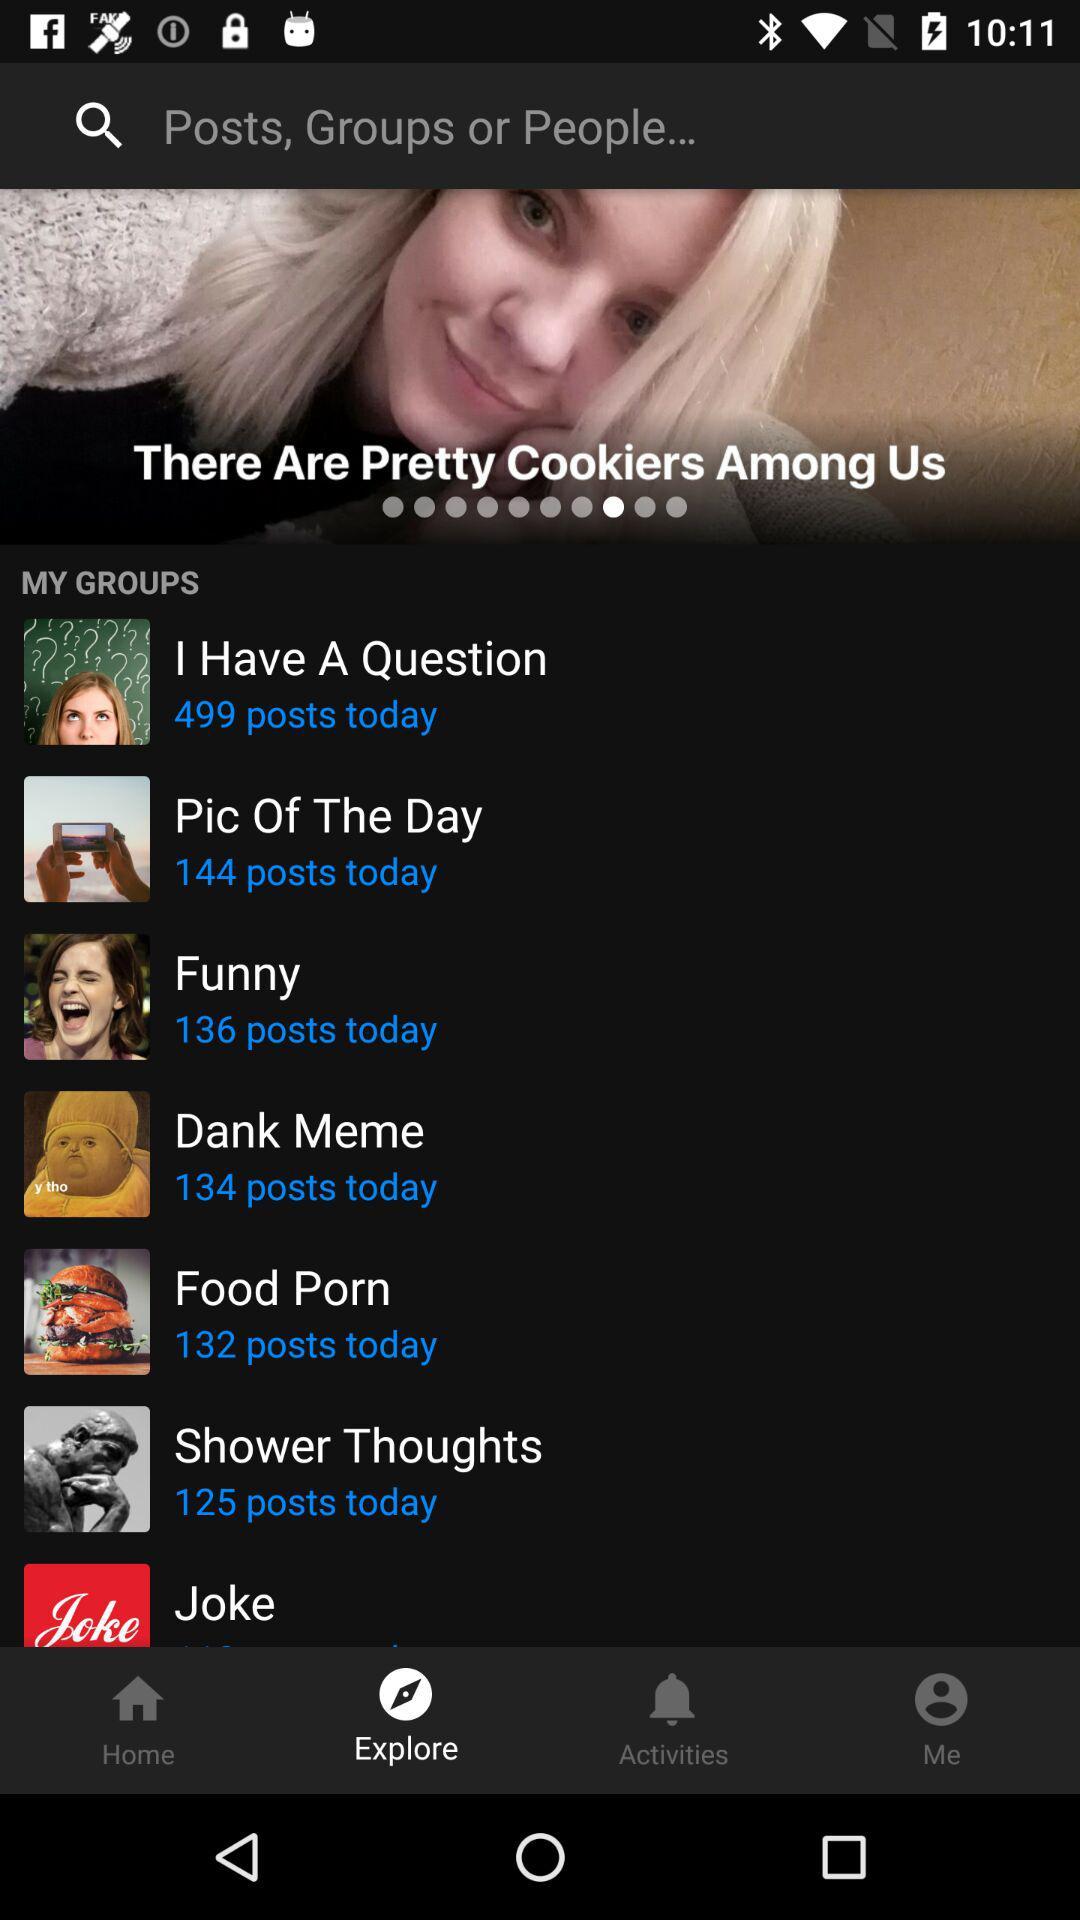  What do you see at coordinates (100, 125) in the screenshot?
I see `goto search` at bounding box center [100, 125].